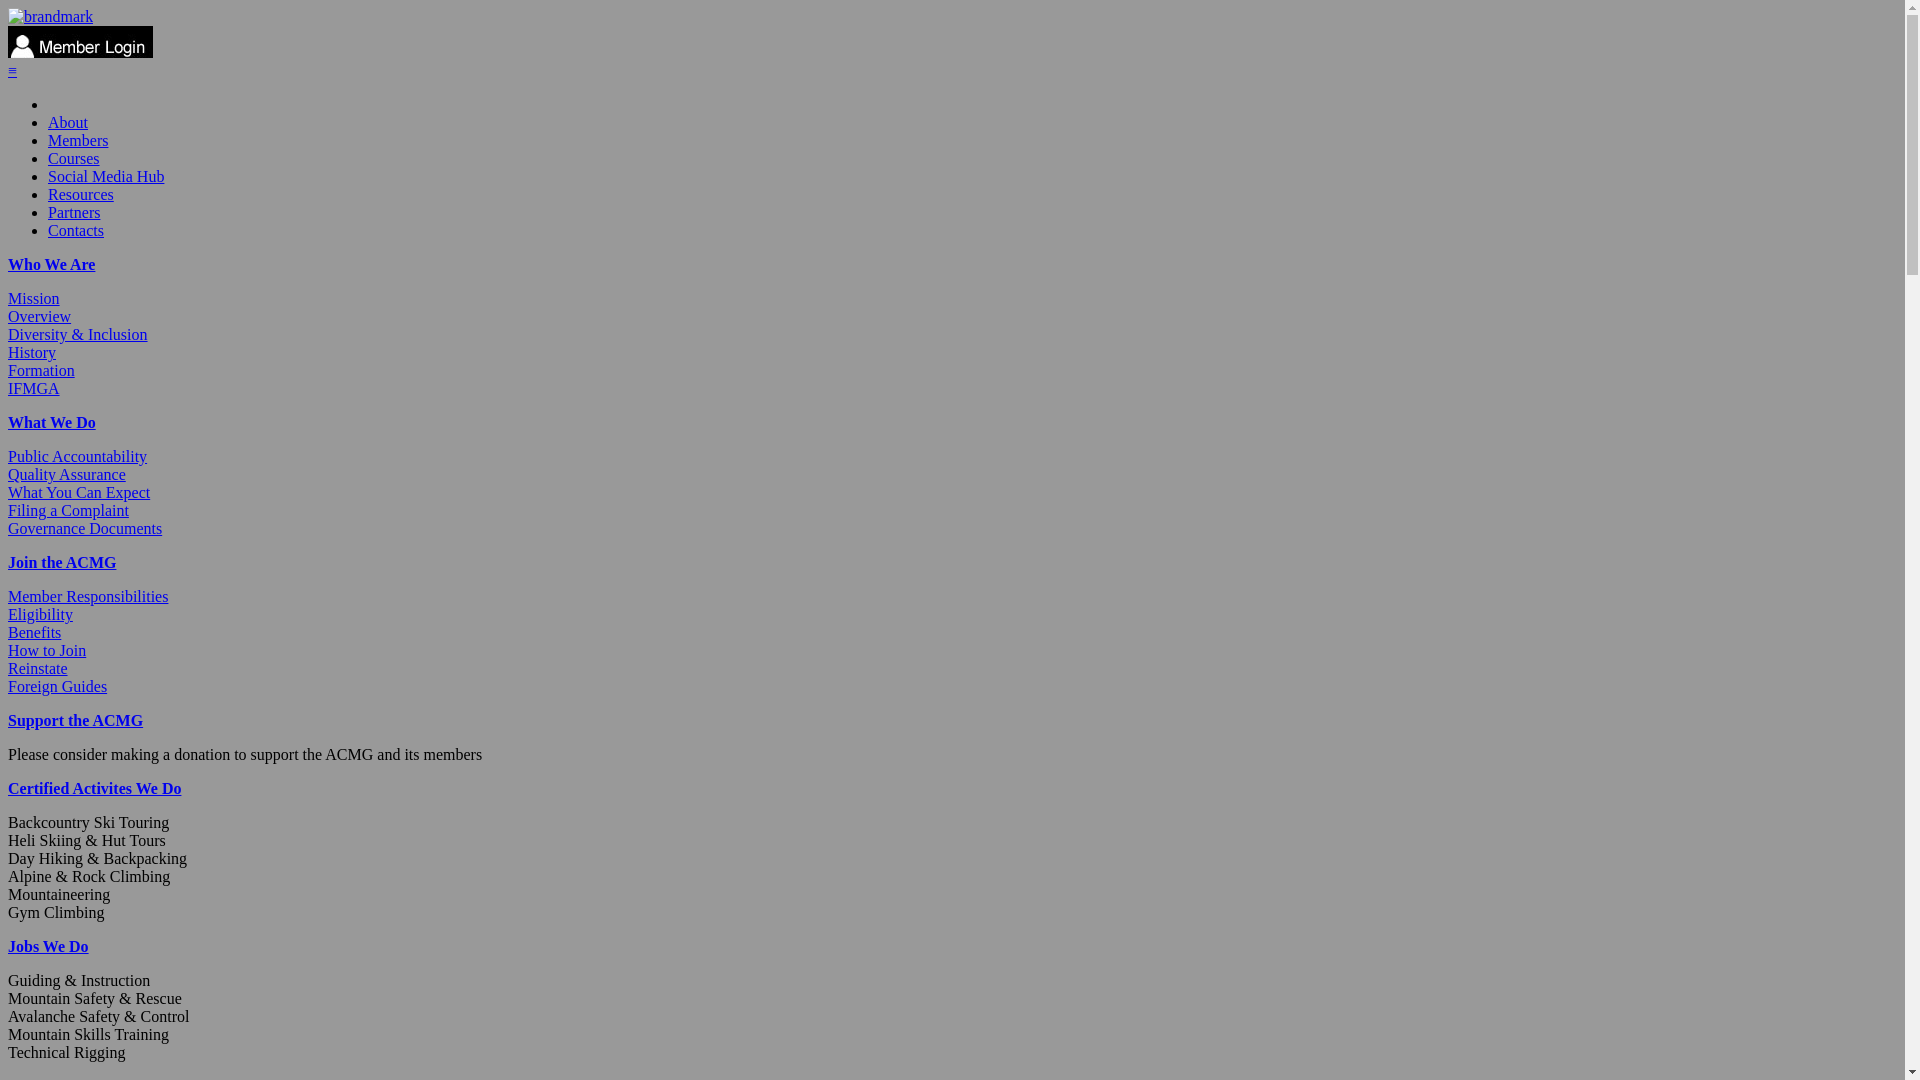  I want to click on 'History', so click(32, 351).